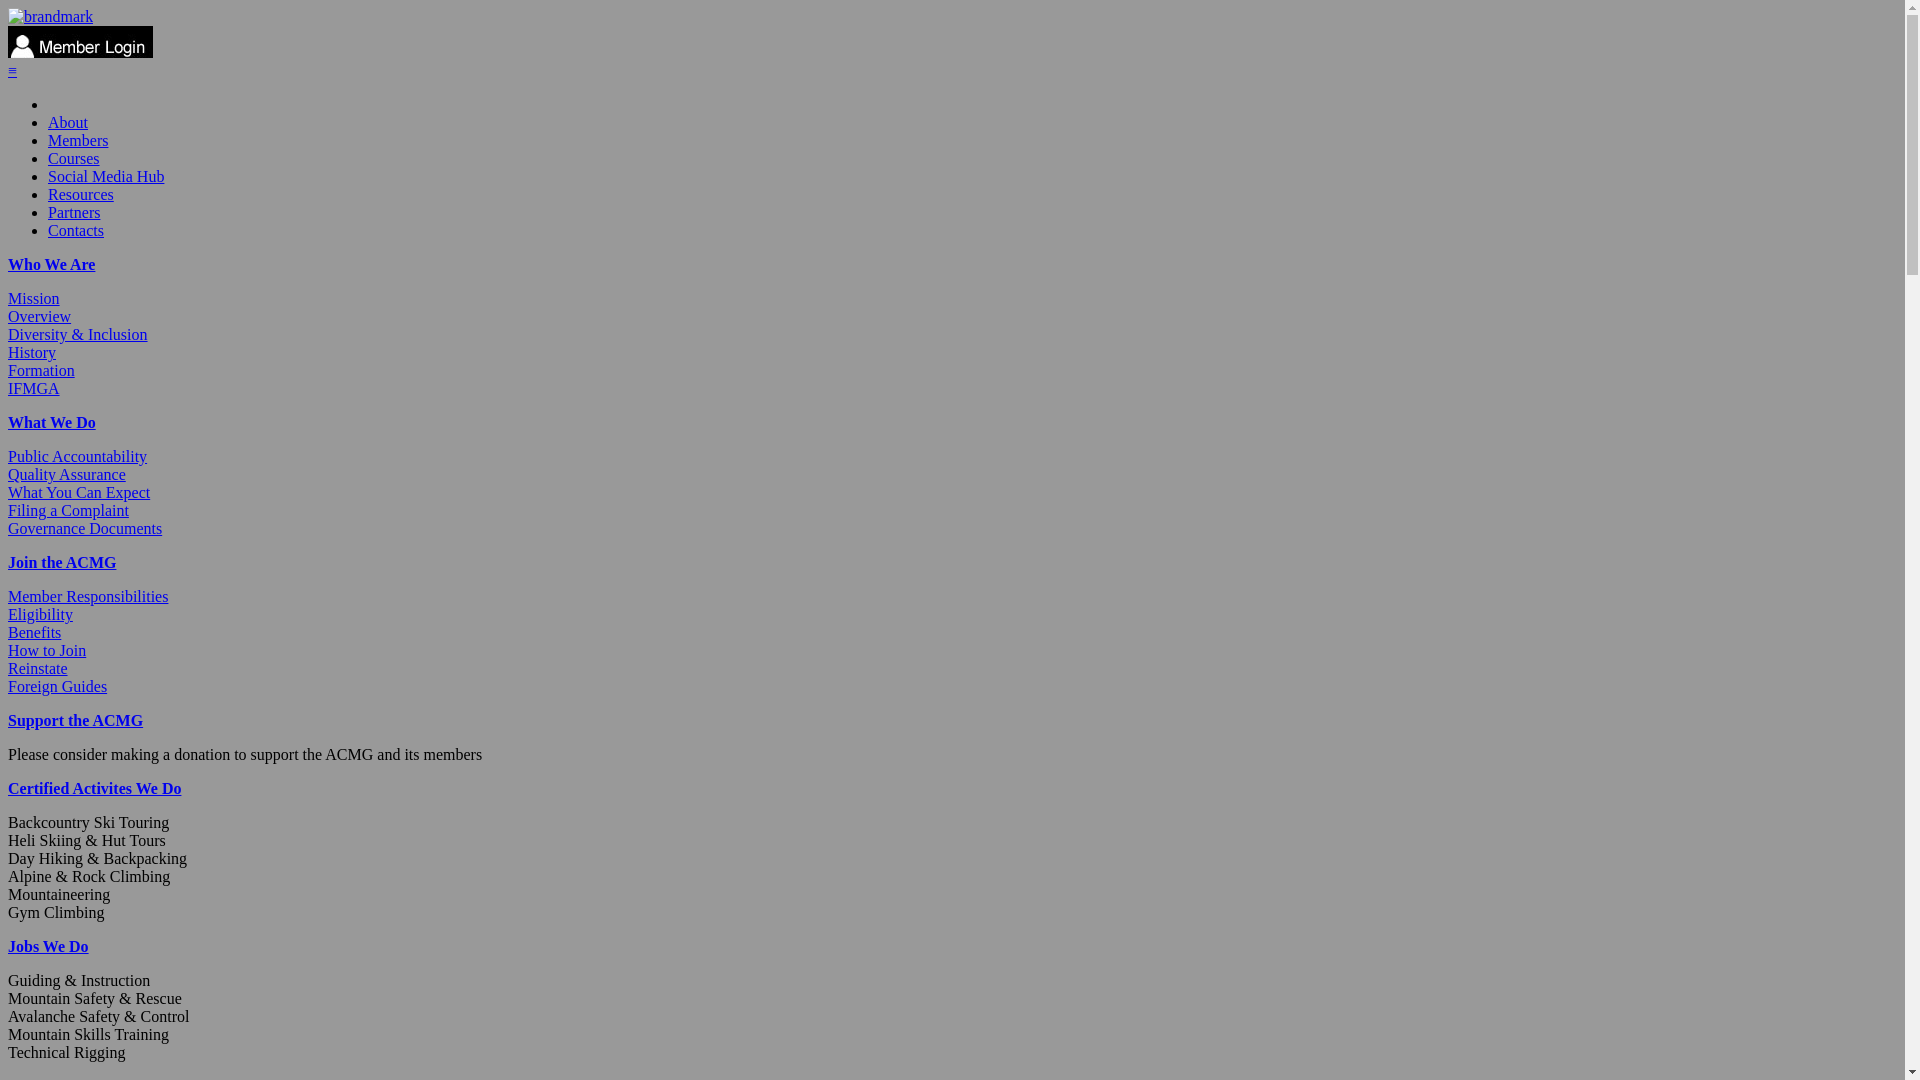  I want to click on 'History', so click(32, 351).